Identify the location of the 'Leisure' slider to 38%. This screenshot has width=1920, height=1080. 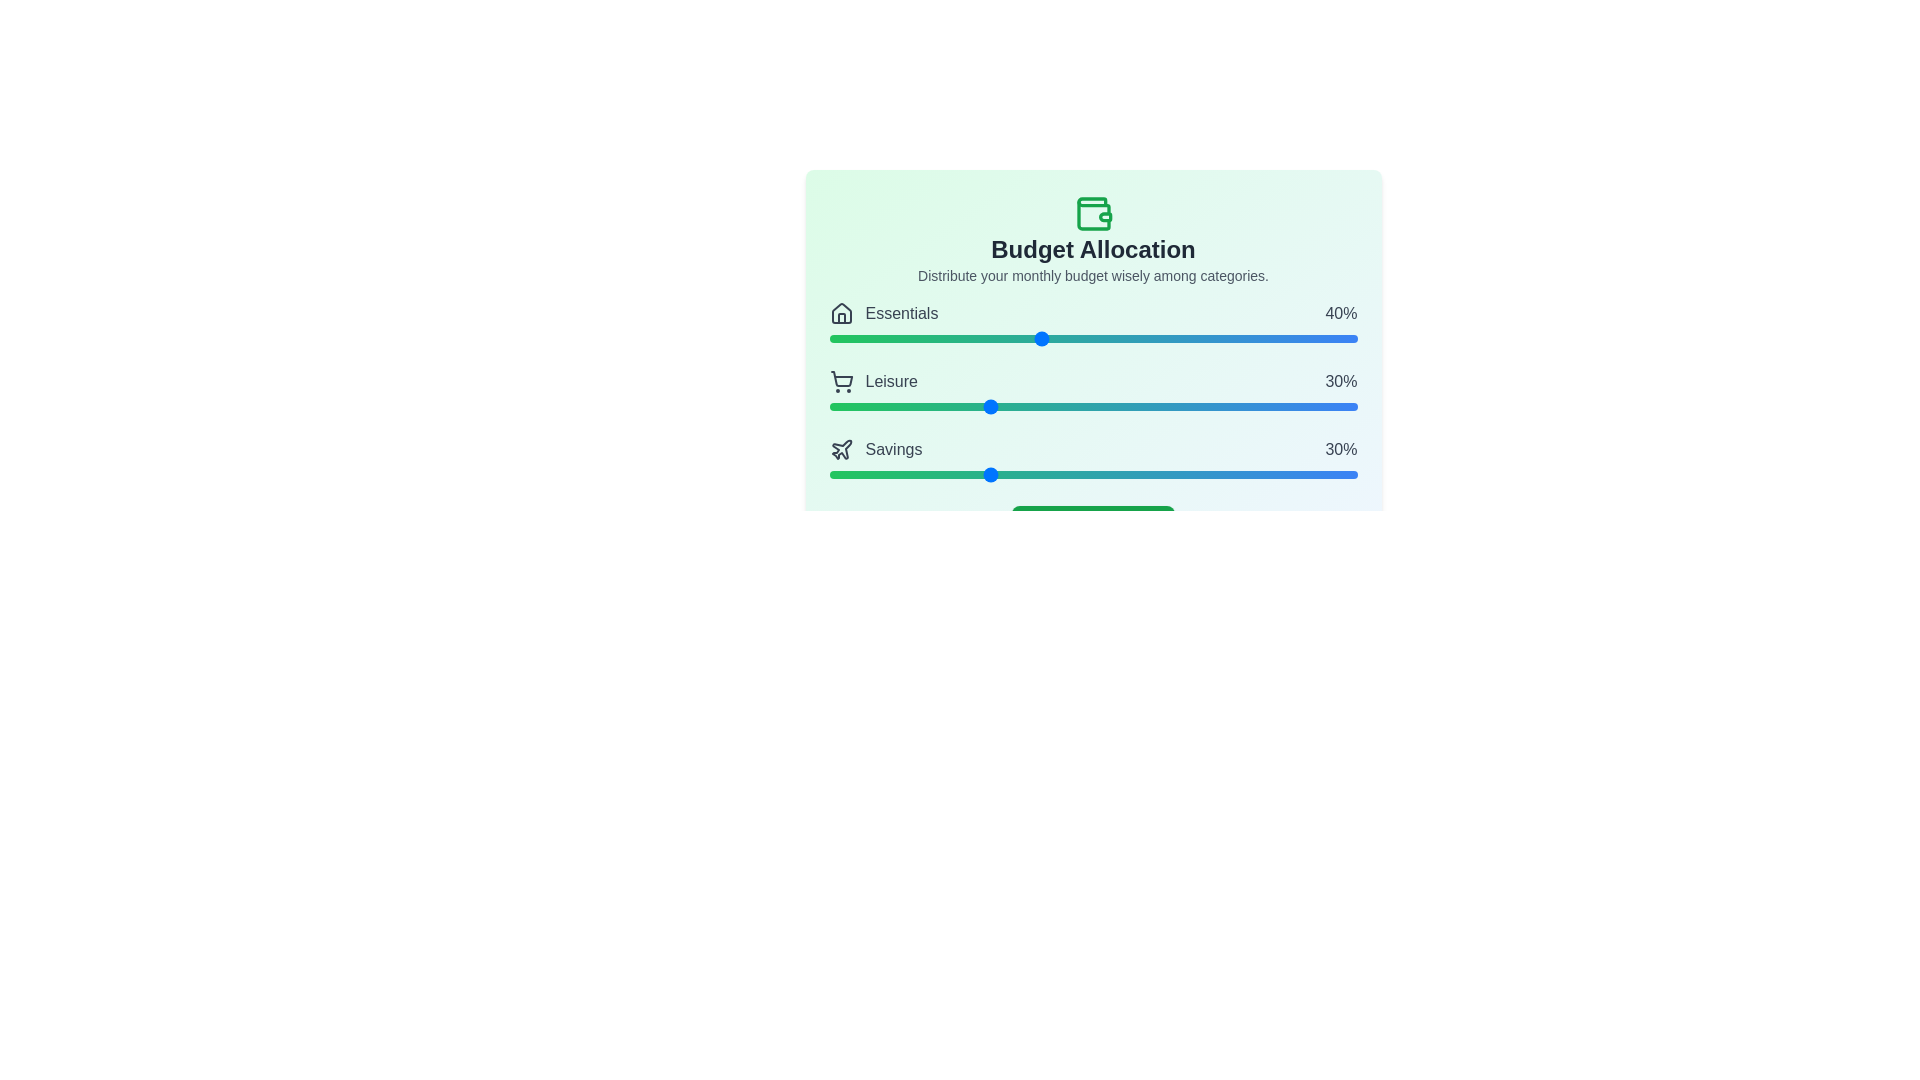
(1030, 406).